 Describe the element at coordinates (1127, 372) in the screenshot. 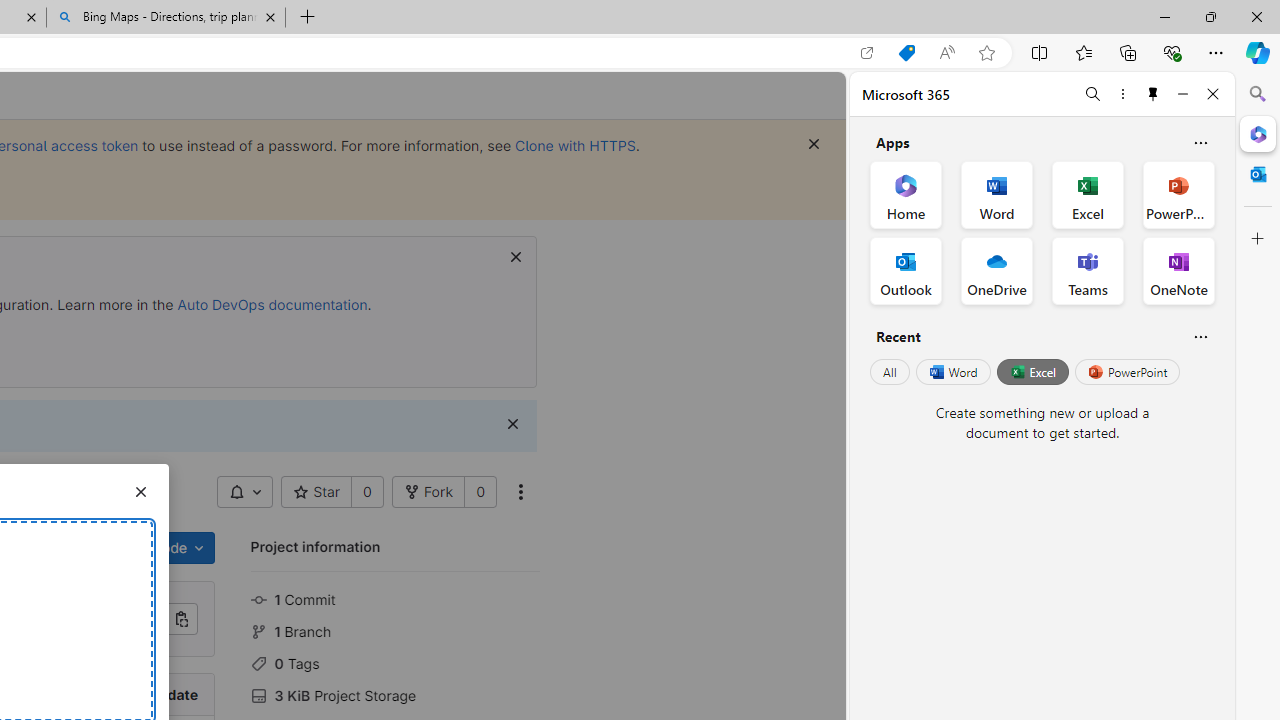

I see `'PowerPoint'` at that location.